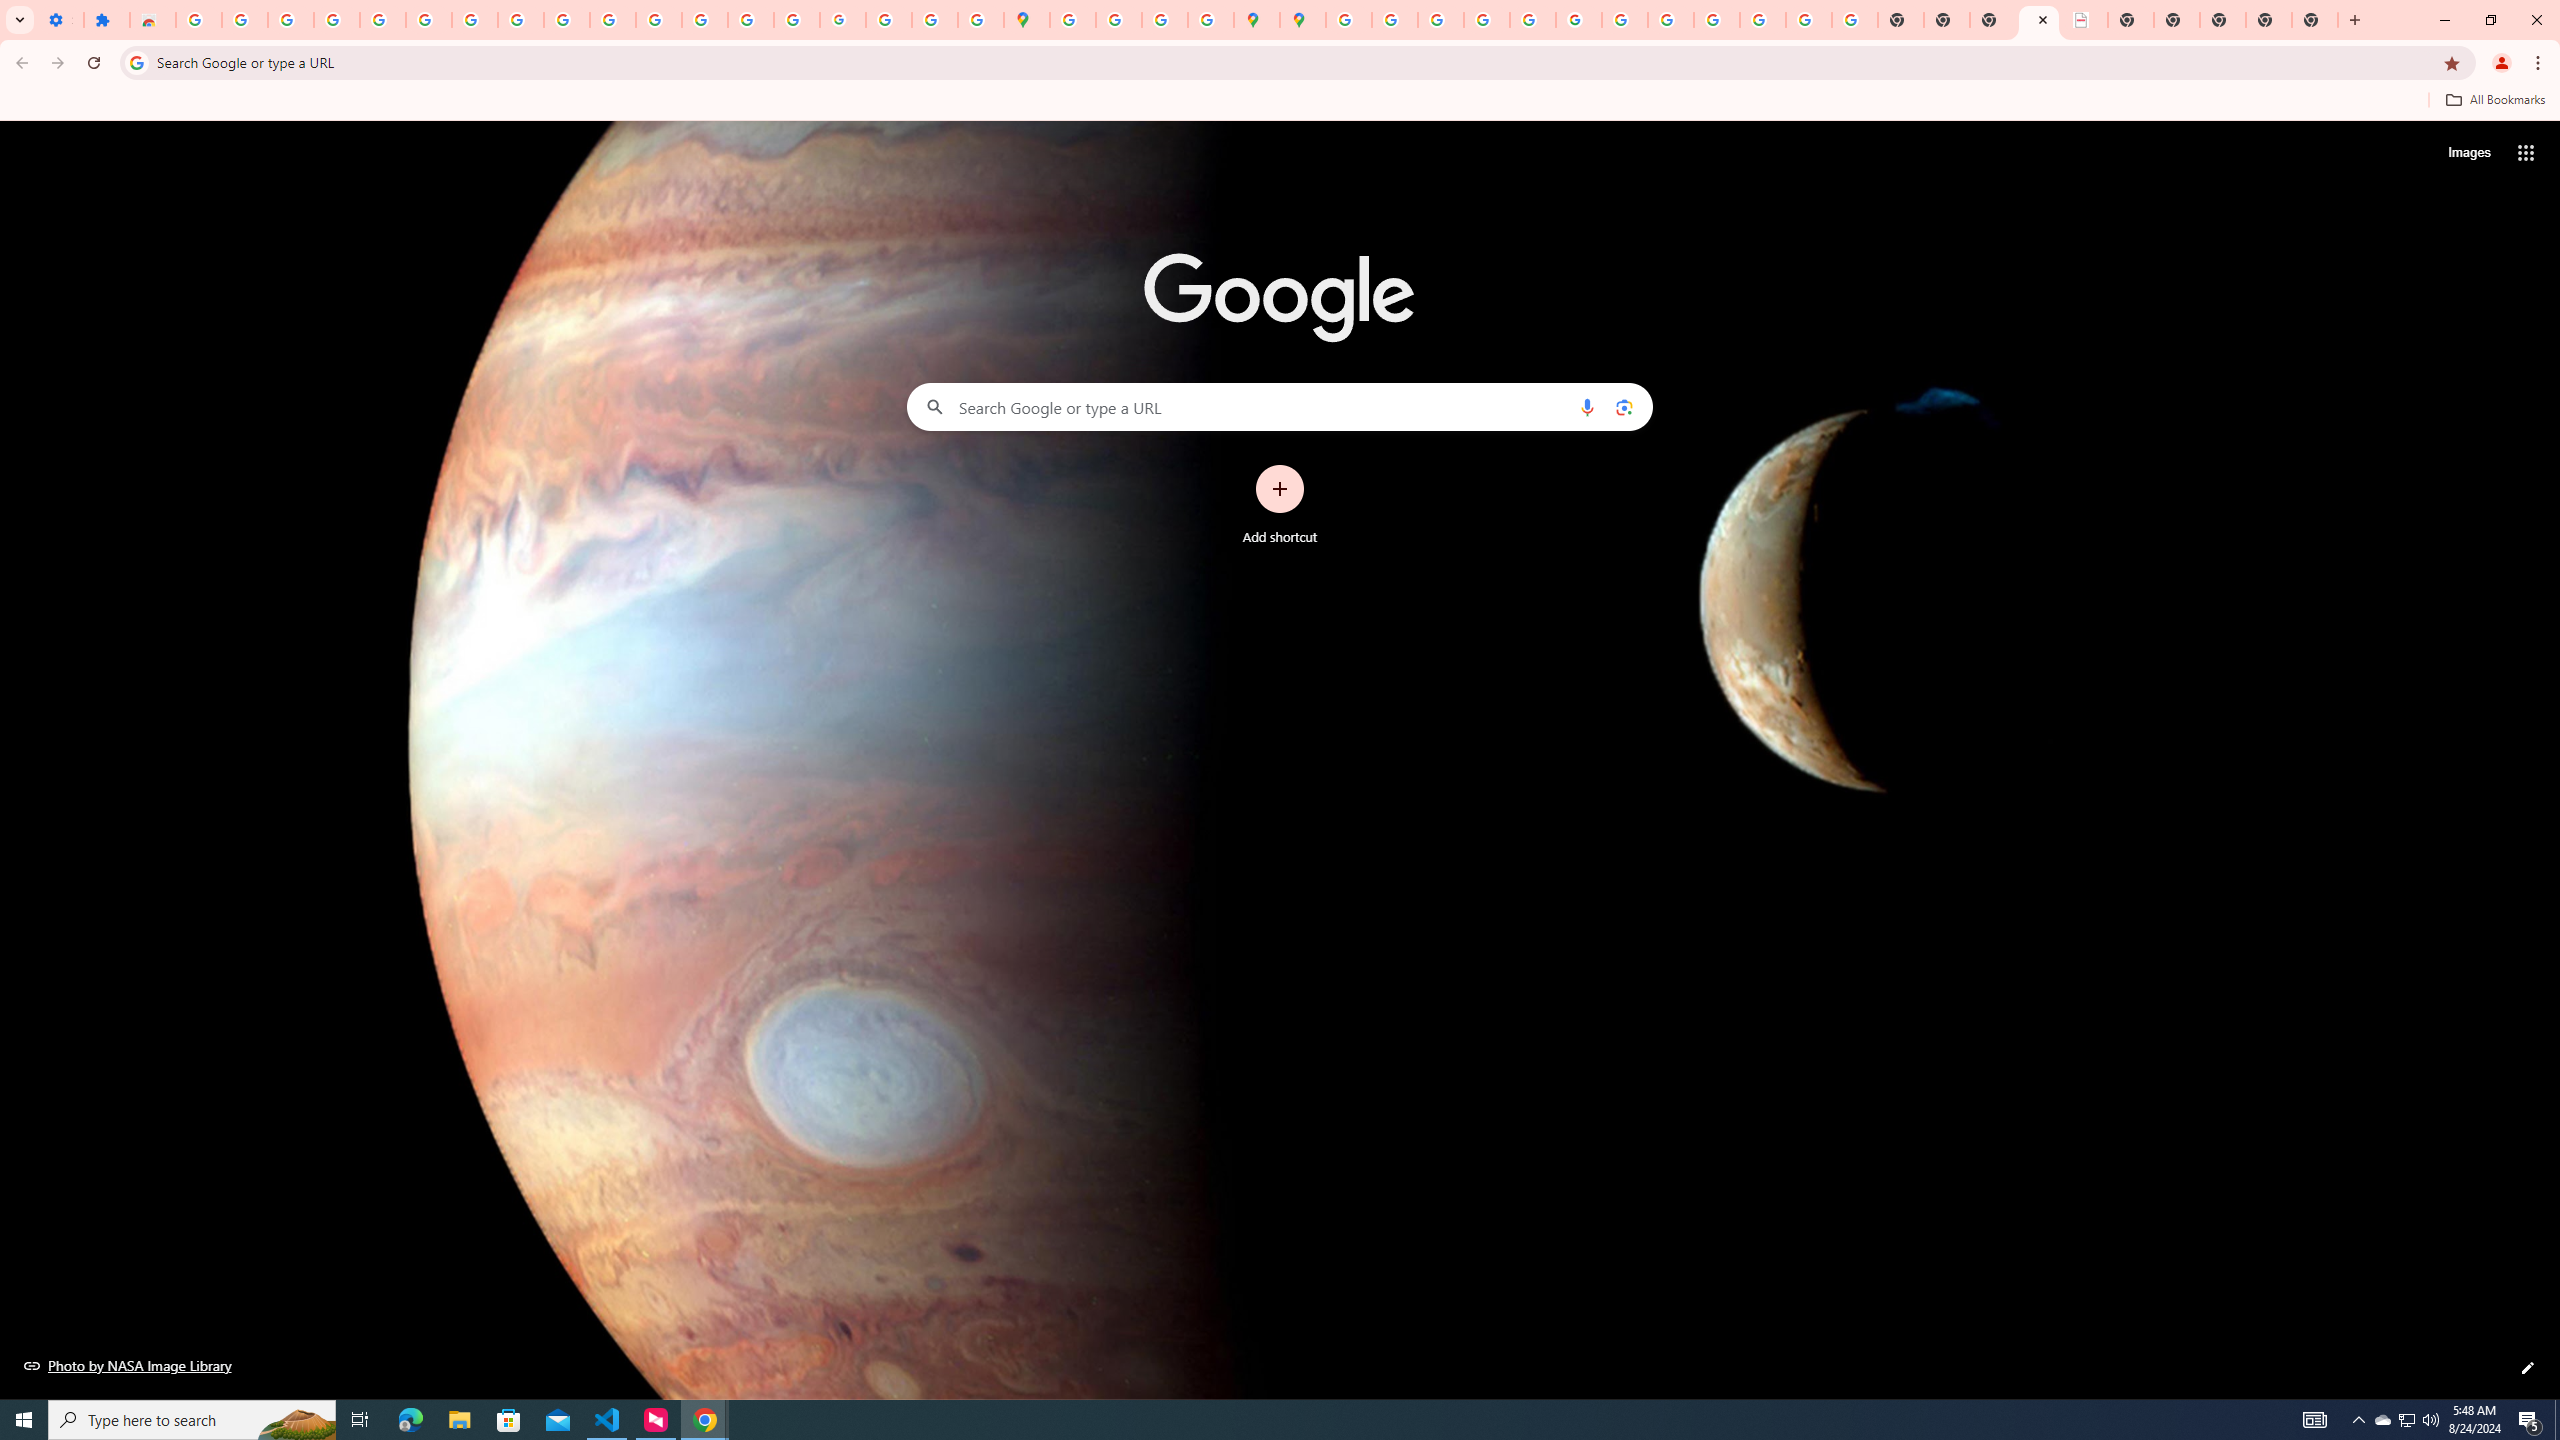  What do you see at coordinates (1485, 19) in the screenshot?
I see `'Privacy Help Center - Policies Help'` at bounding box center [1485, 19].